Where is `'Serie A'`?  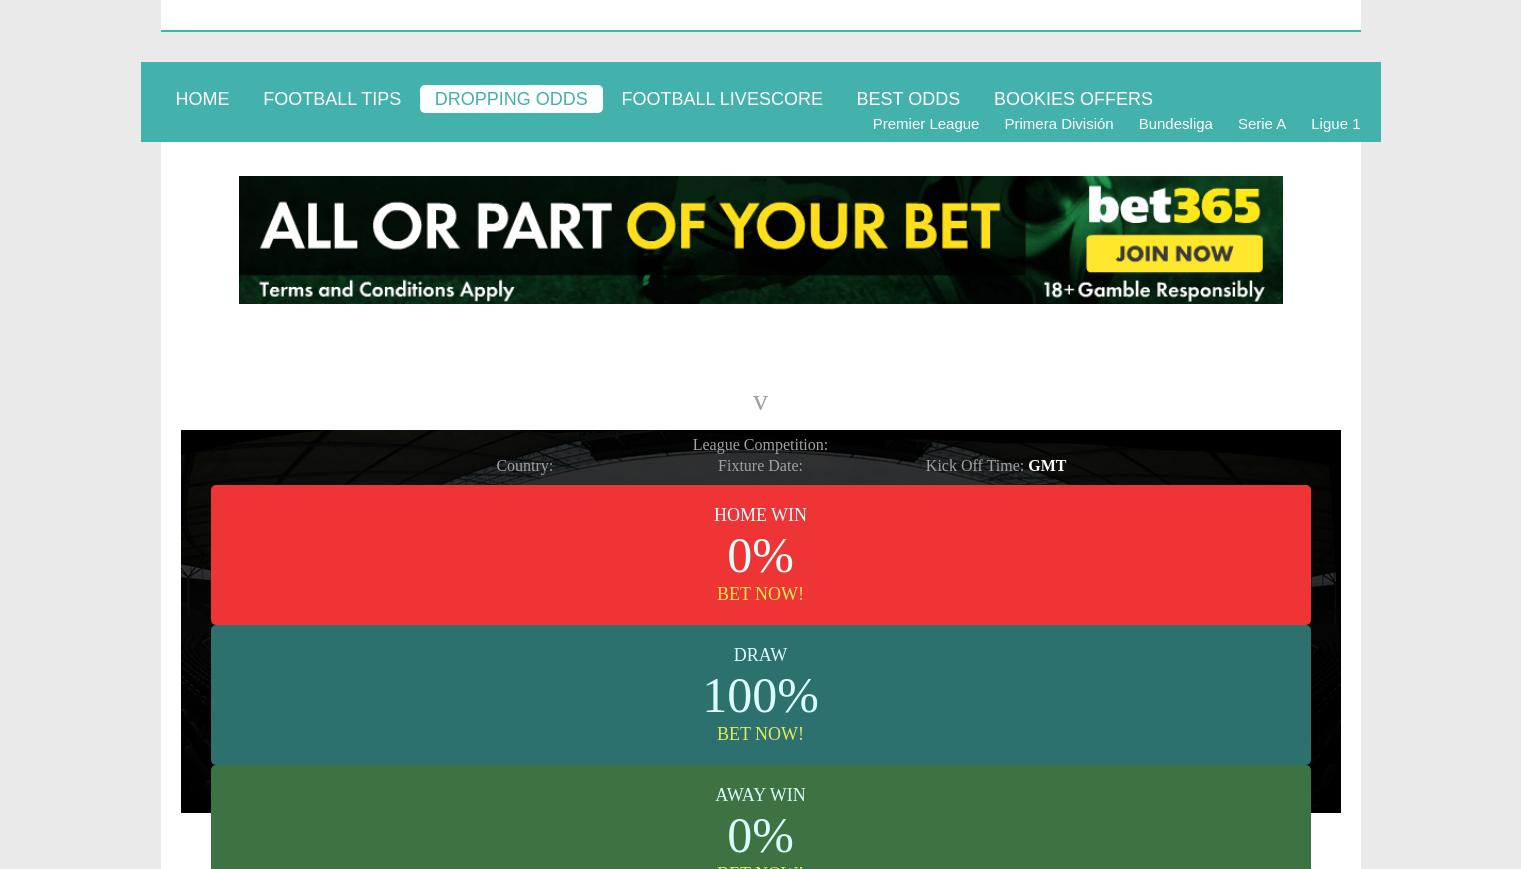
'Serie A' is located at coordinates (1260, 122).